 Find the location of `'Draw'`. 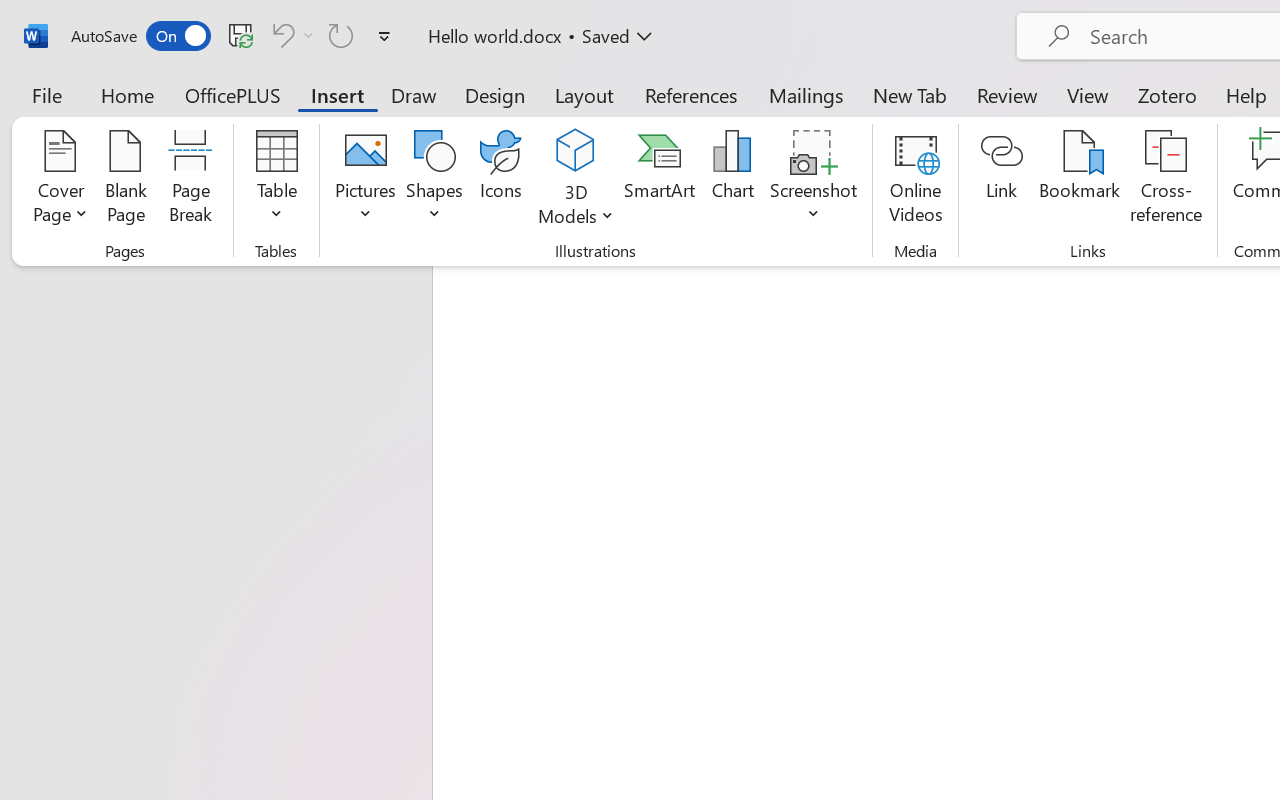

'Draw' is located at coordinates (413, 94).